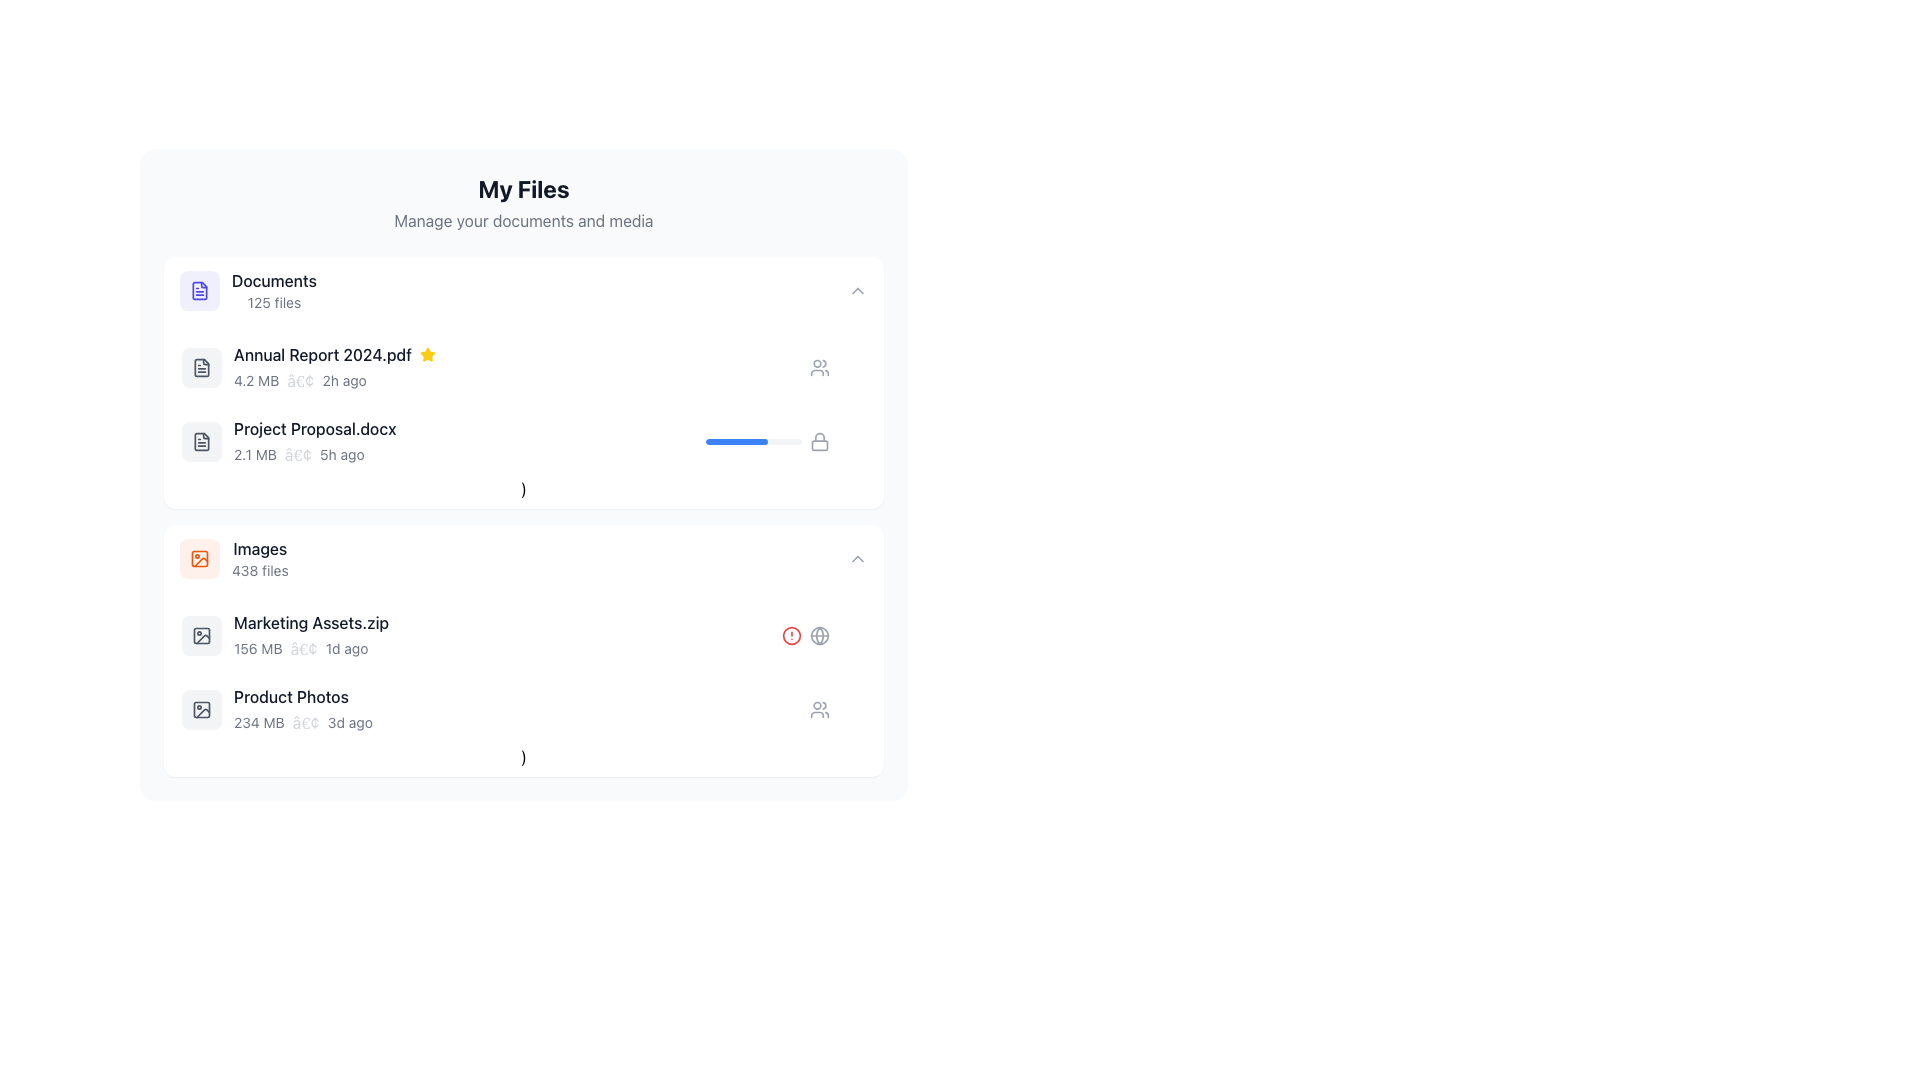  I want to click on the second file entry in the 'Documents' section of the file manager for batch actions, so click(443, 441).